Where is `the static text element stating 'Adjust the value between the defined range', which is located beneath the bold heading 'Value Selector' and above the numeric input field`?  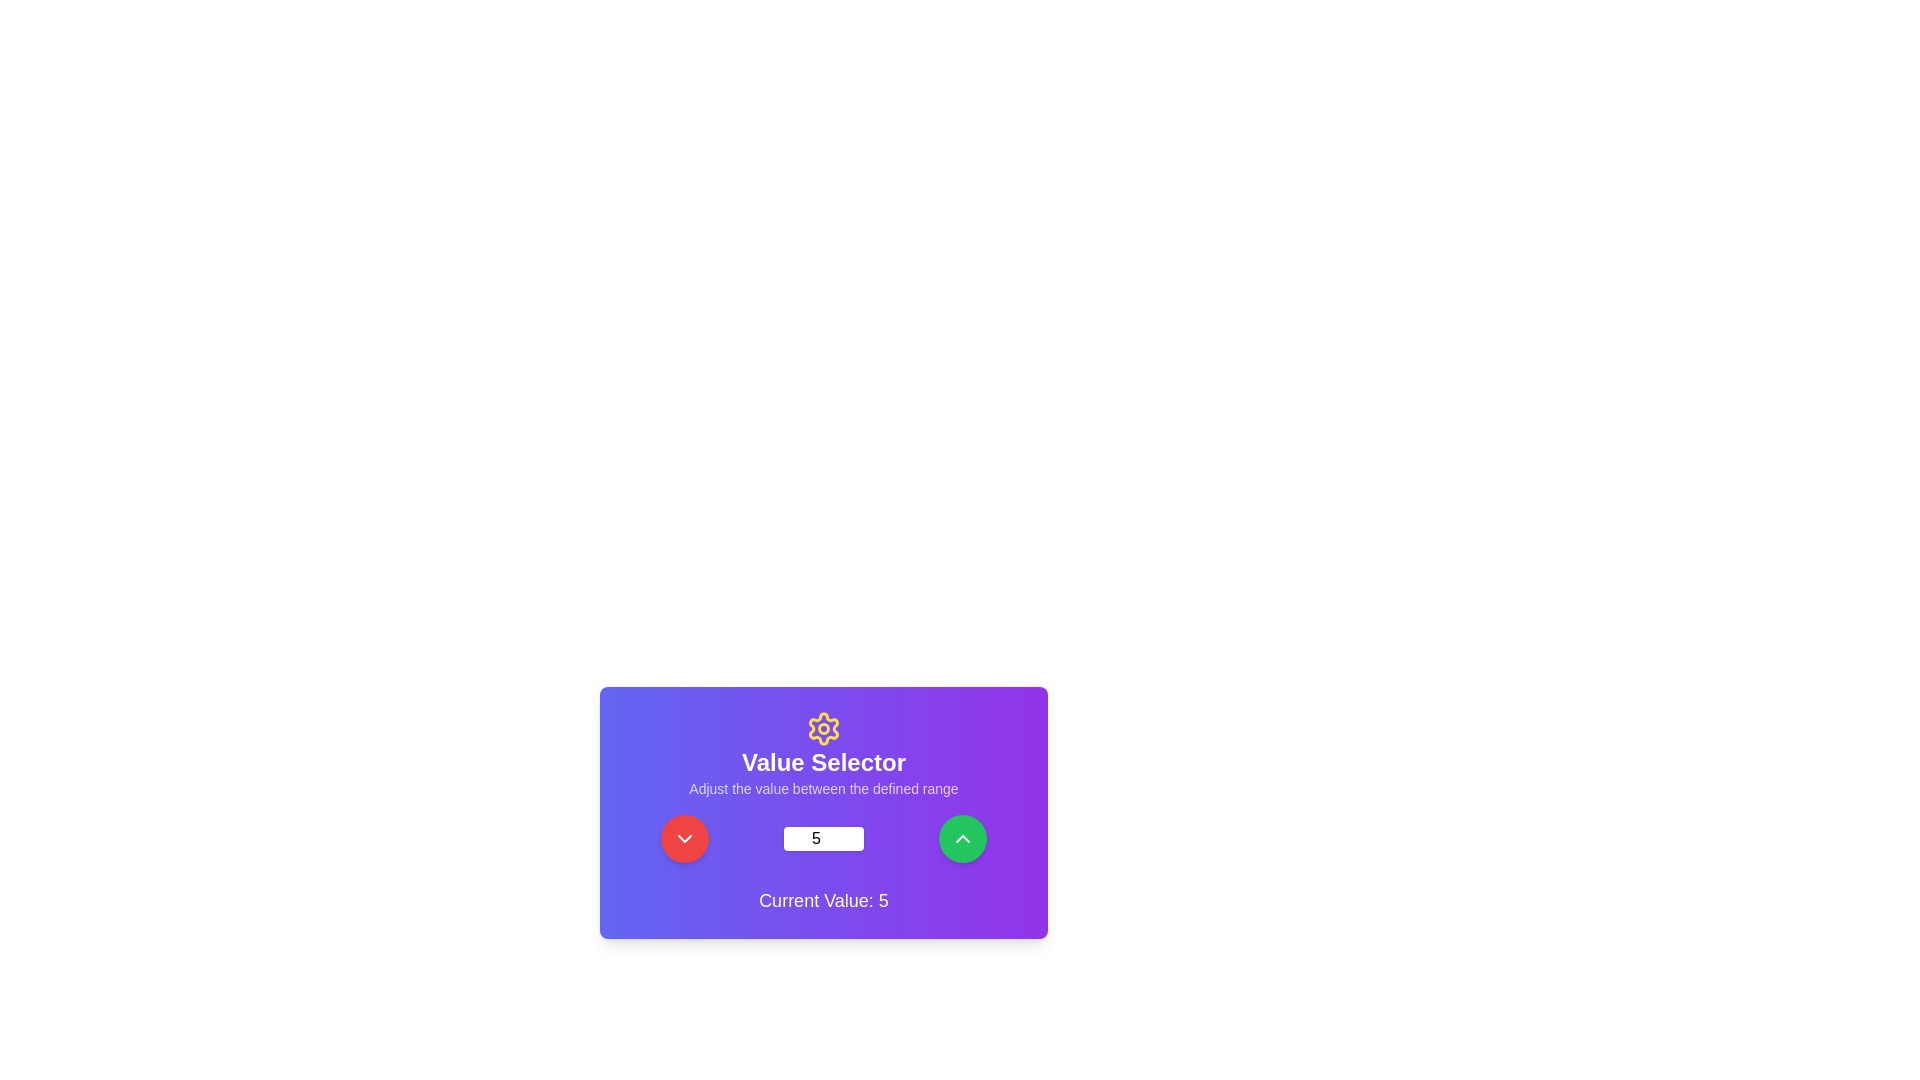 the static text element stating 'Adjust the value between the defined range', which is located beneath the bold heading 'Value Selector' and above the numeric input field is located at coordinates (824, 788).